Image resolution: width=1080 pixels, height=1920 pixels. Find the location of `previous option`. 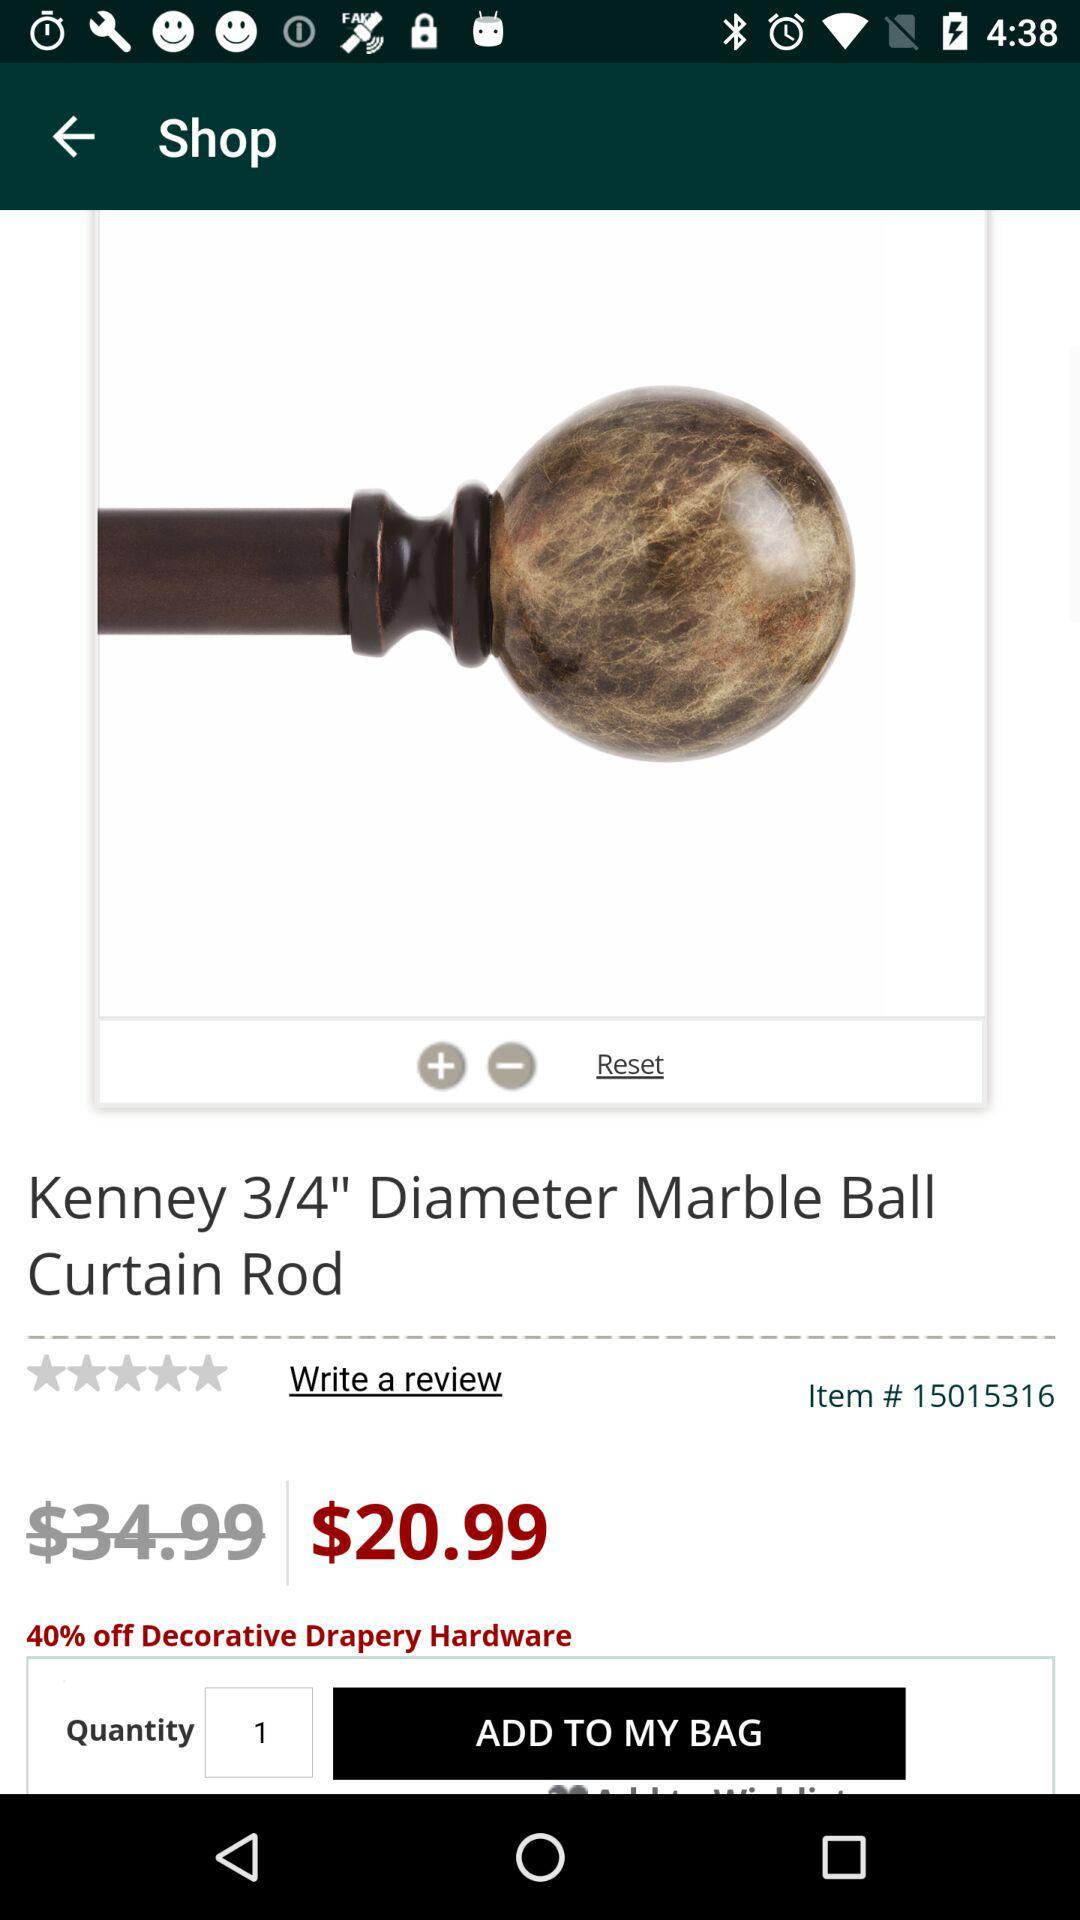

previous option is located at coordinates (72, 135).